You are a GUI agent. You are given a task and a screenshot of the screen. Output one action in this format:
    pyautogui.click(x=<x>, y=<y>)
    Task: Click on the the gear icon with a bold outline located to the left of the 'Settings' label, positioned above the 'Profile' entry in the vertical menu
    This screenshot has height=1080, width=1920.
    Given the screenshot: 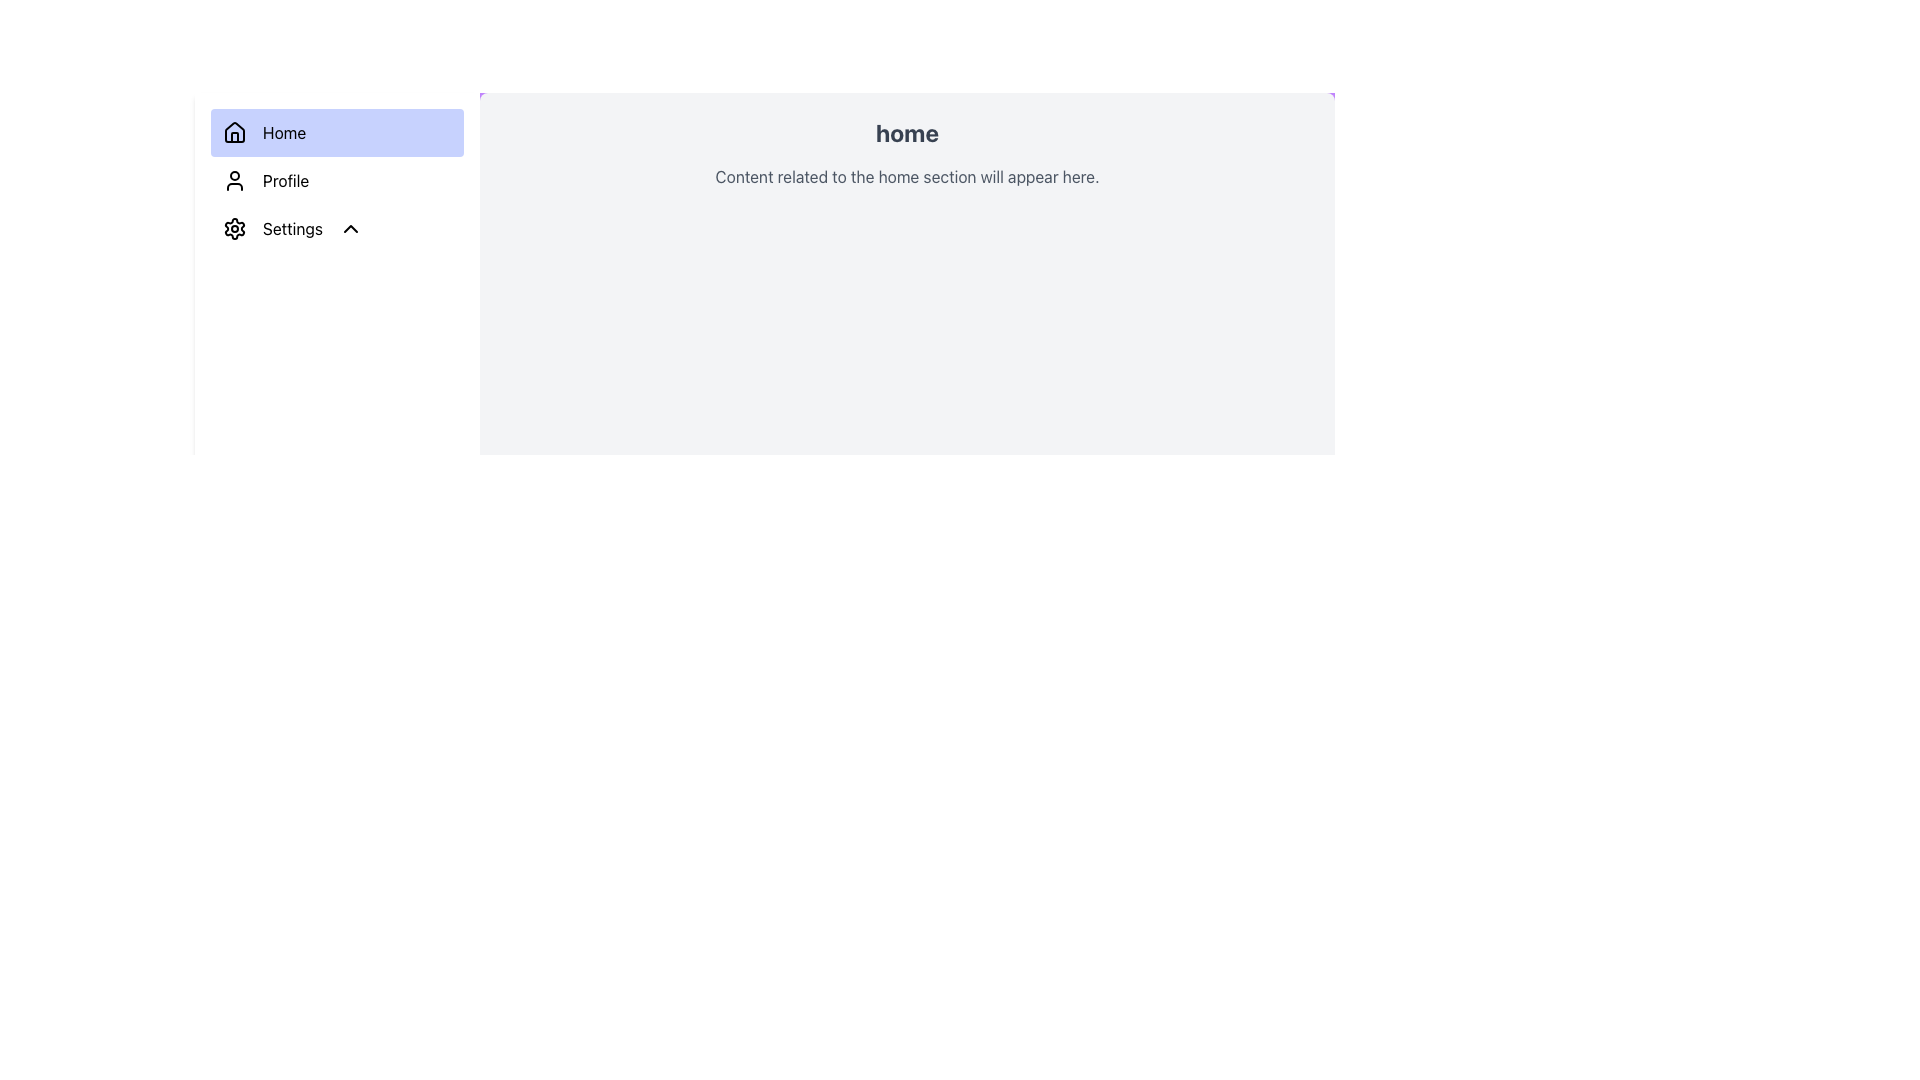 What is the action you would take?
    pyautogui.click(x=235, y=227)
    